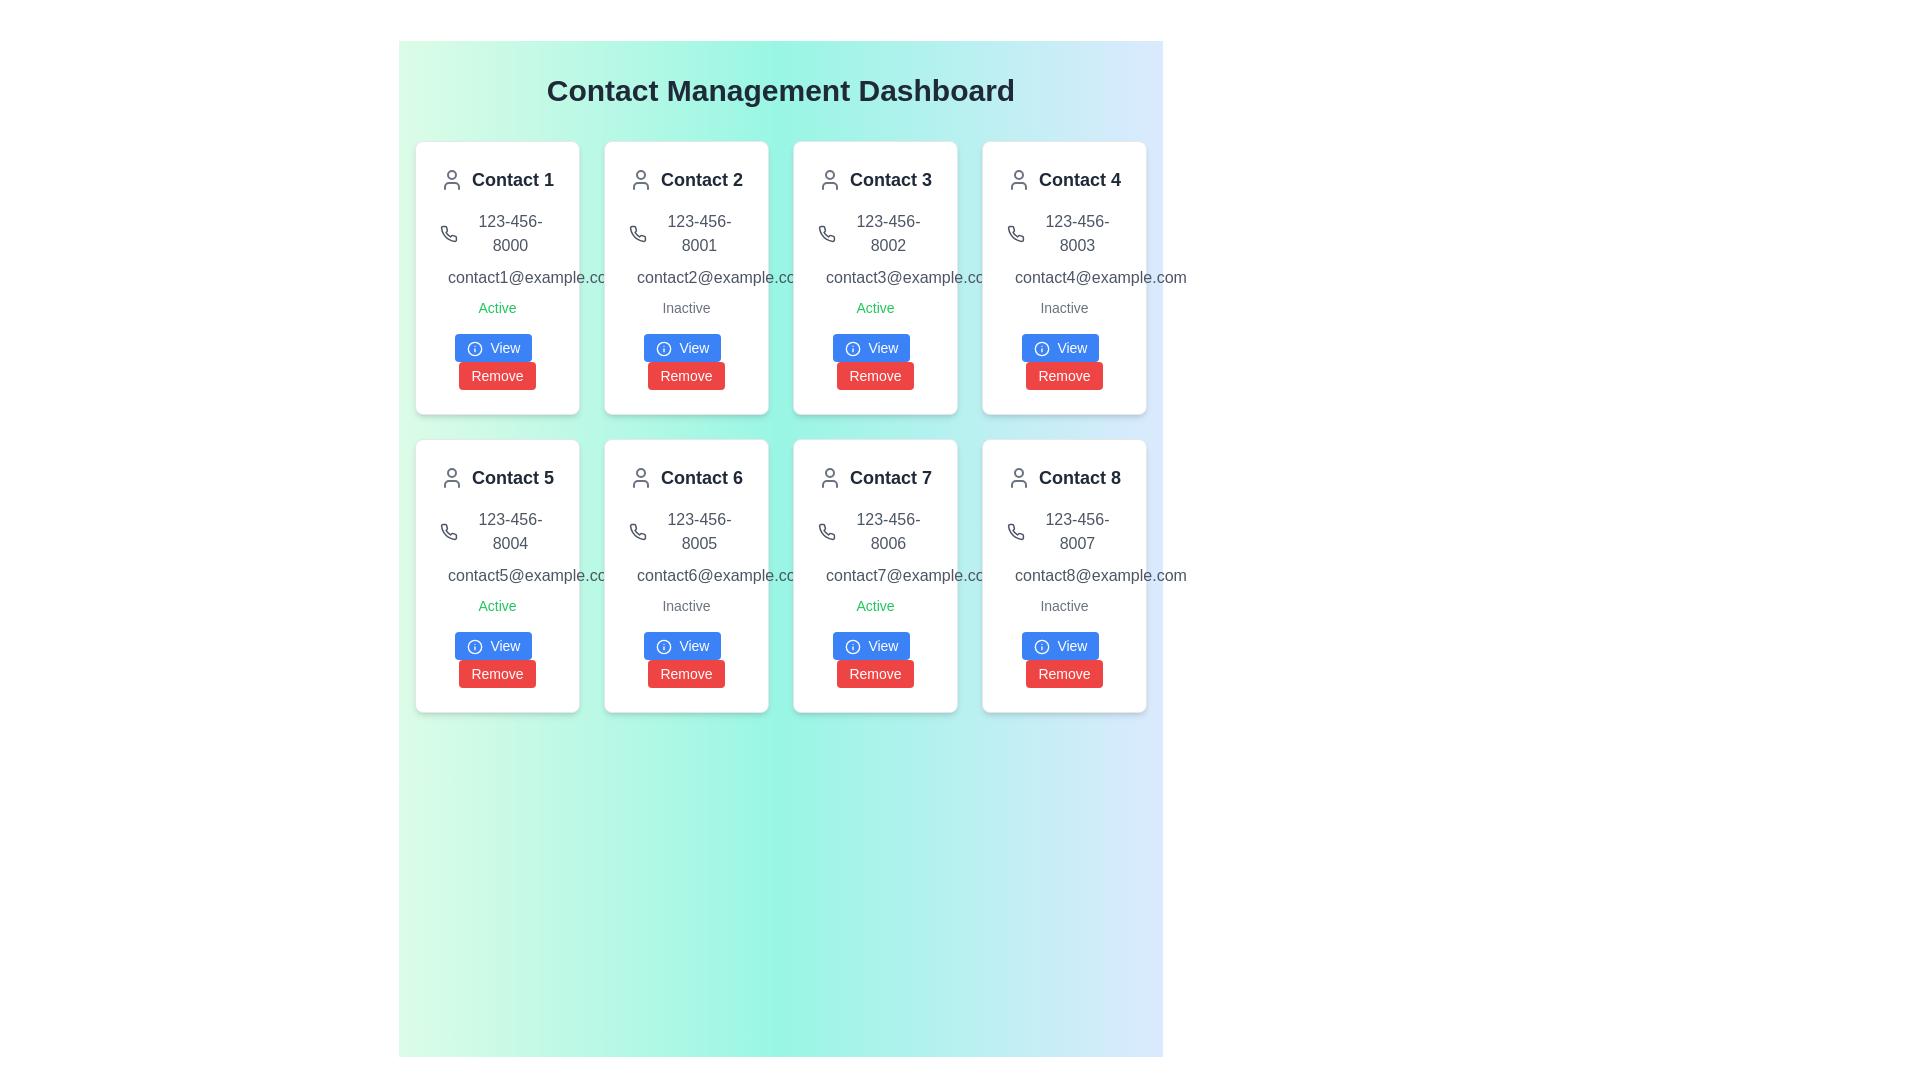 The height and width of the screenshot is (1080, 1920). Describe the element at coordinates (1063, 375) in the screenshot. I see `the button for removing 'Contact 4', located in the bottom section of the card, to change its appearance` at that location.